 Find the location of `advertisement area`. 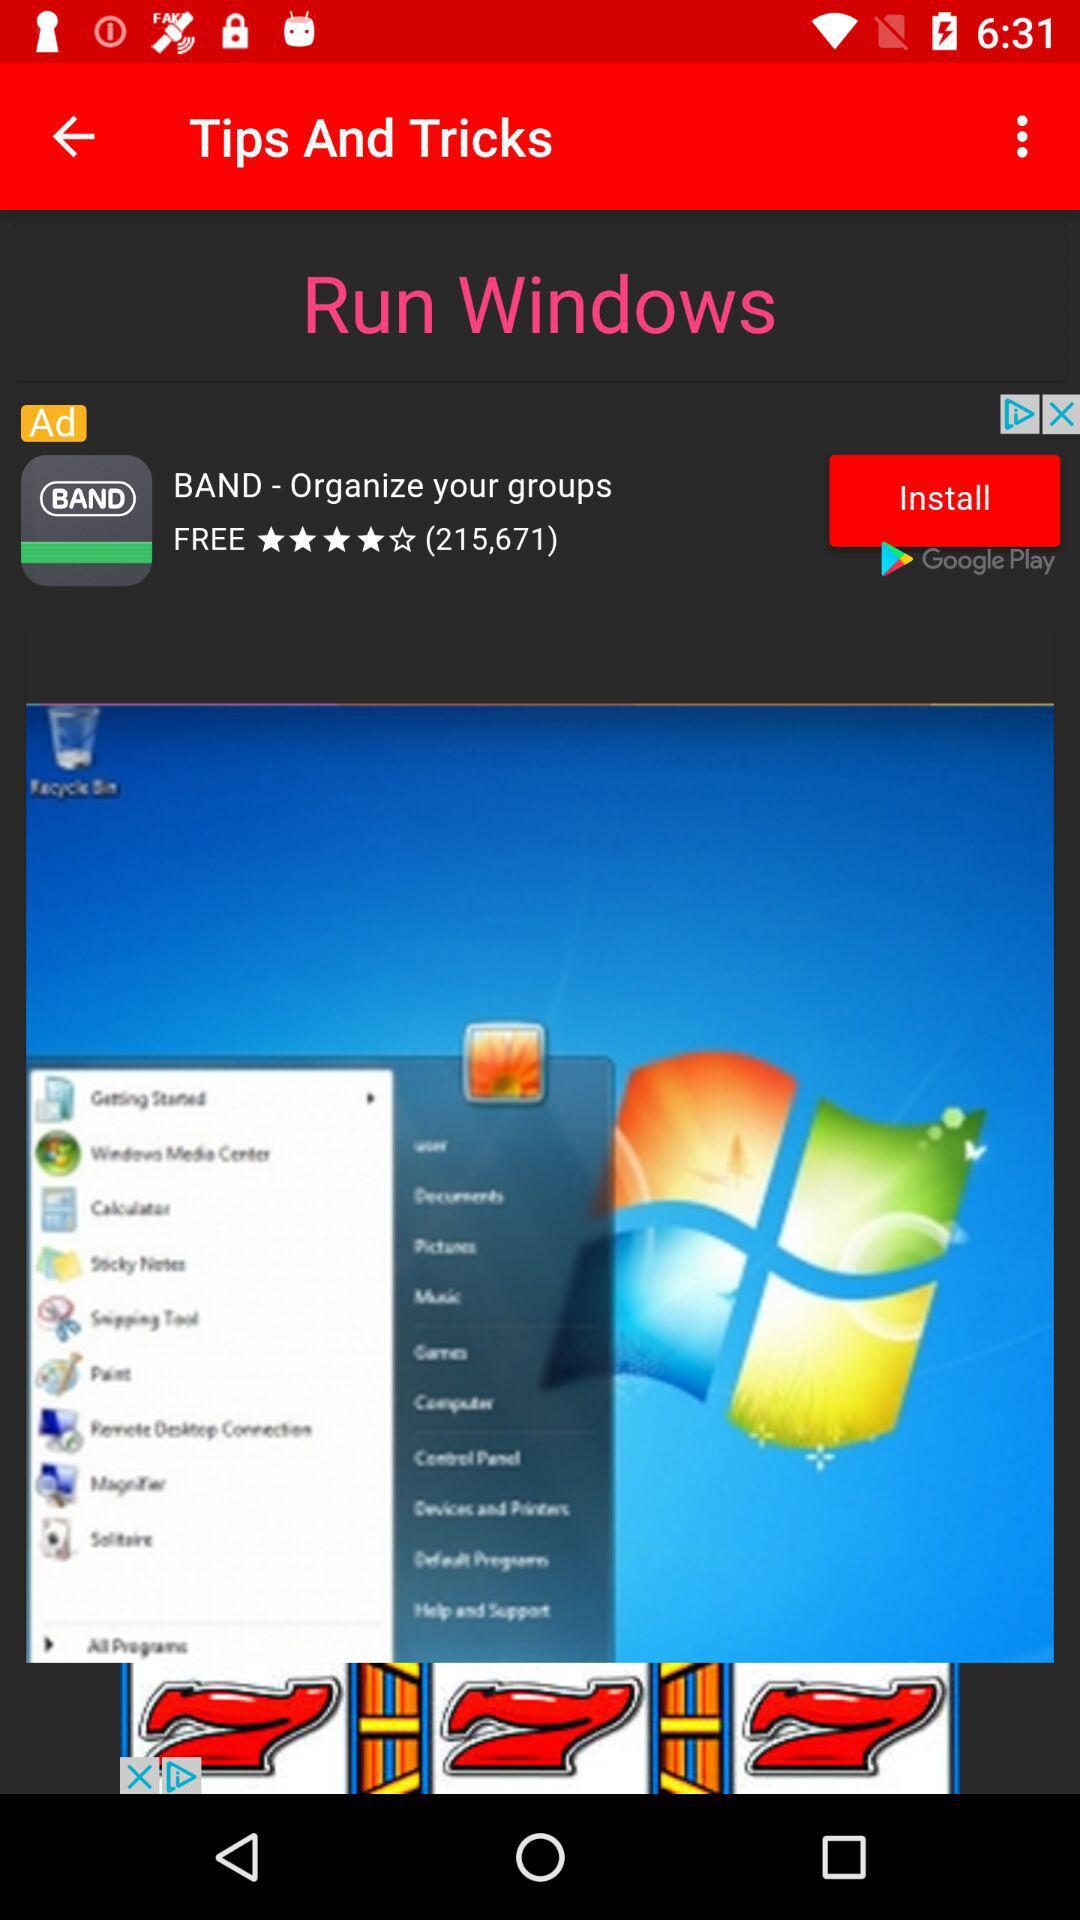

advertisement area is located at coordinates (540, 499).